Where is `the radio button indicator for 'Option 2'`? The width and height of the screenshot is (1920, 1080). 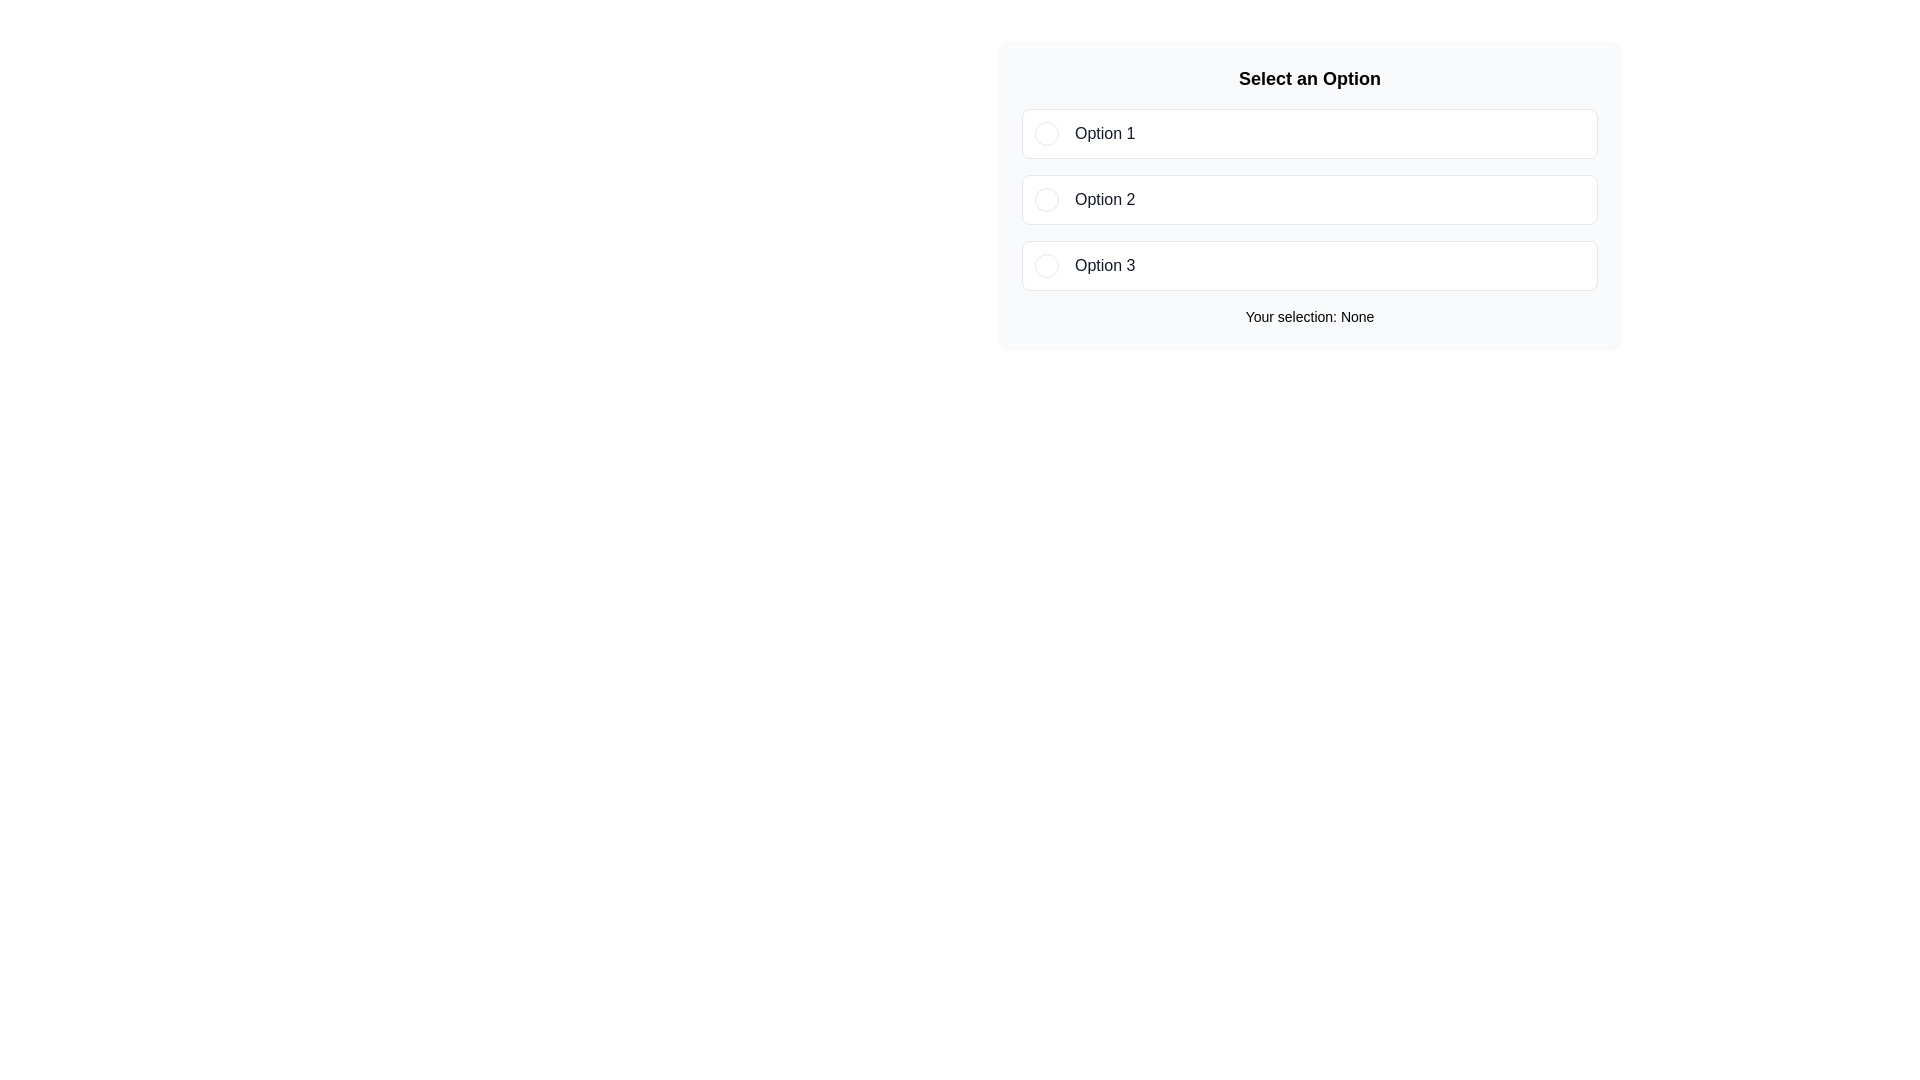
the radio button indicator for 'Option 2' is located at coordinates (1045, 200).